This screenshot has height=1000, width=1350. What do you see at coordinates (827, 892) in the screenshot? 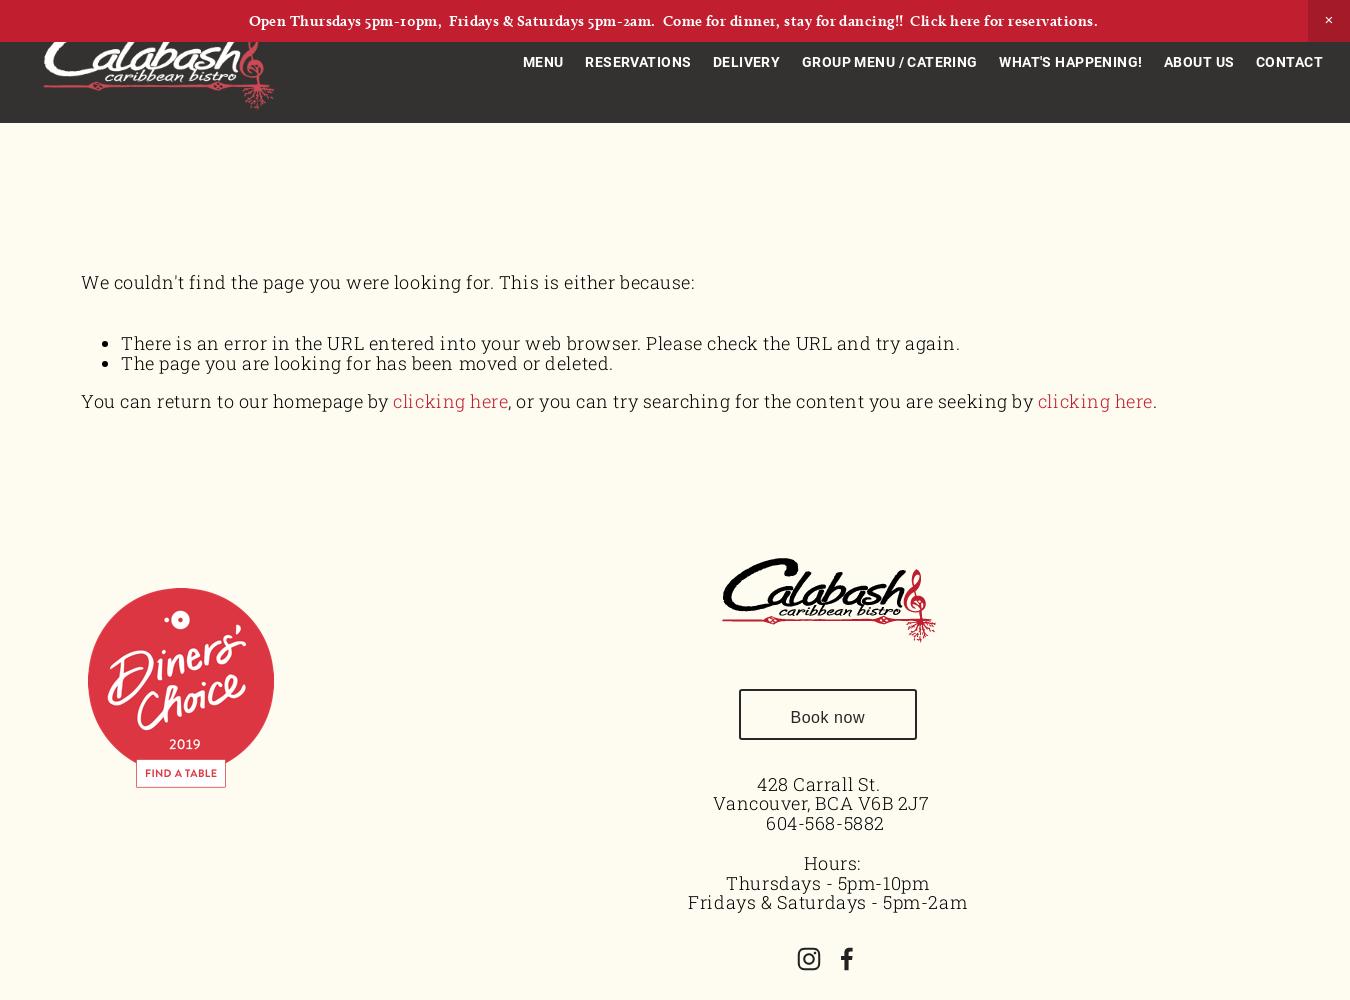
I see `'Thursdays - 5pm-10pm
Fridays & Saturdays - 5pm-2am'` at bounding box center [827, 892].